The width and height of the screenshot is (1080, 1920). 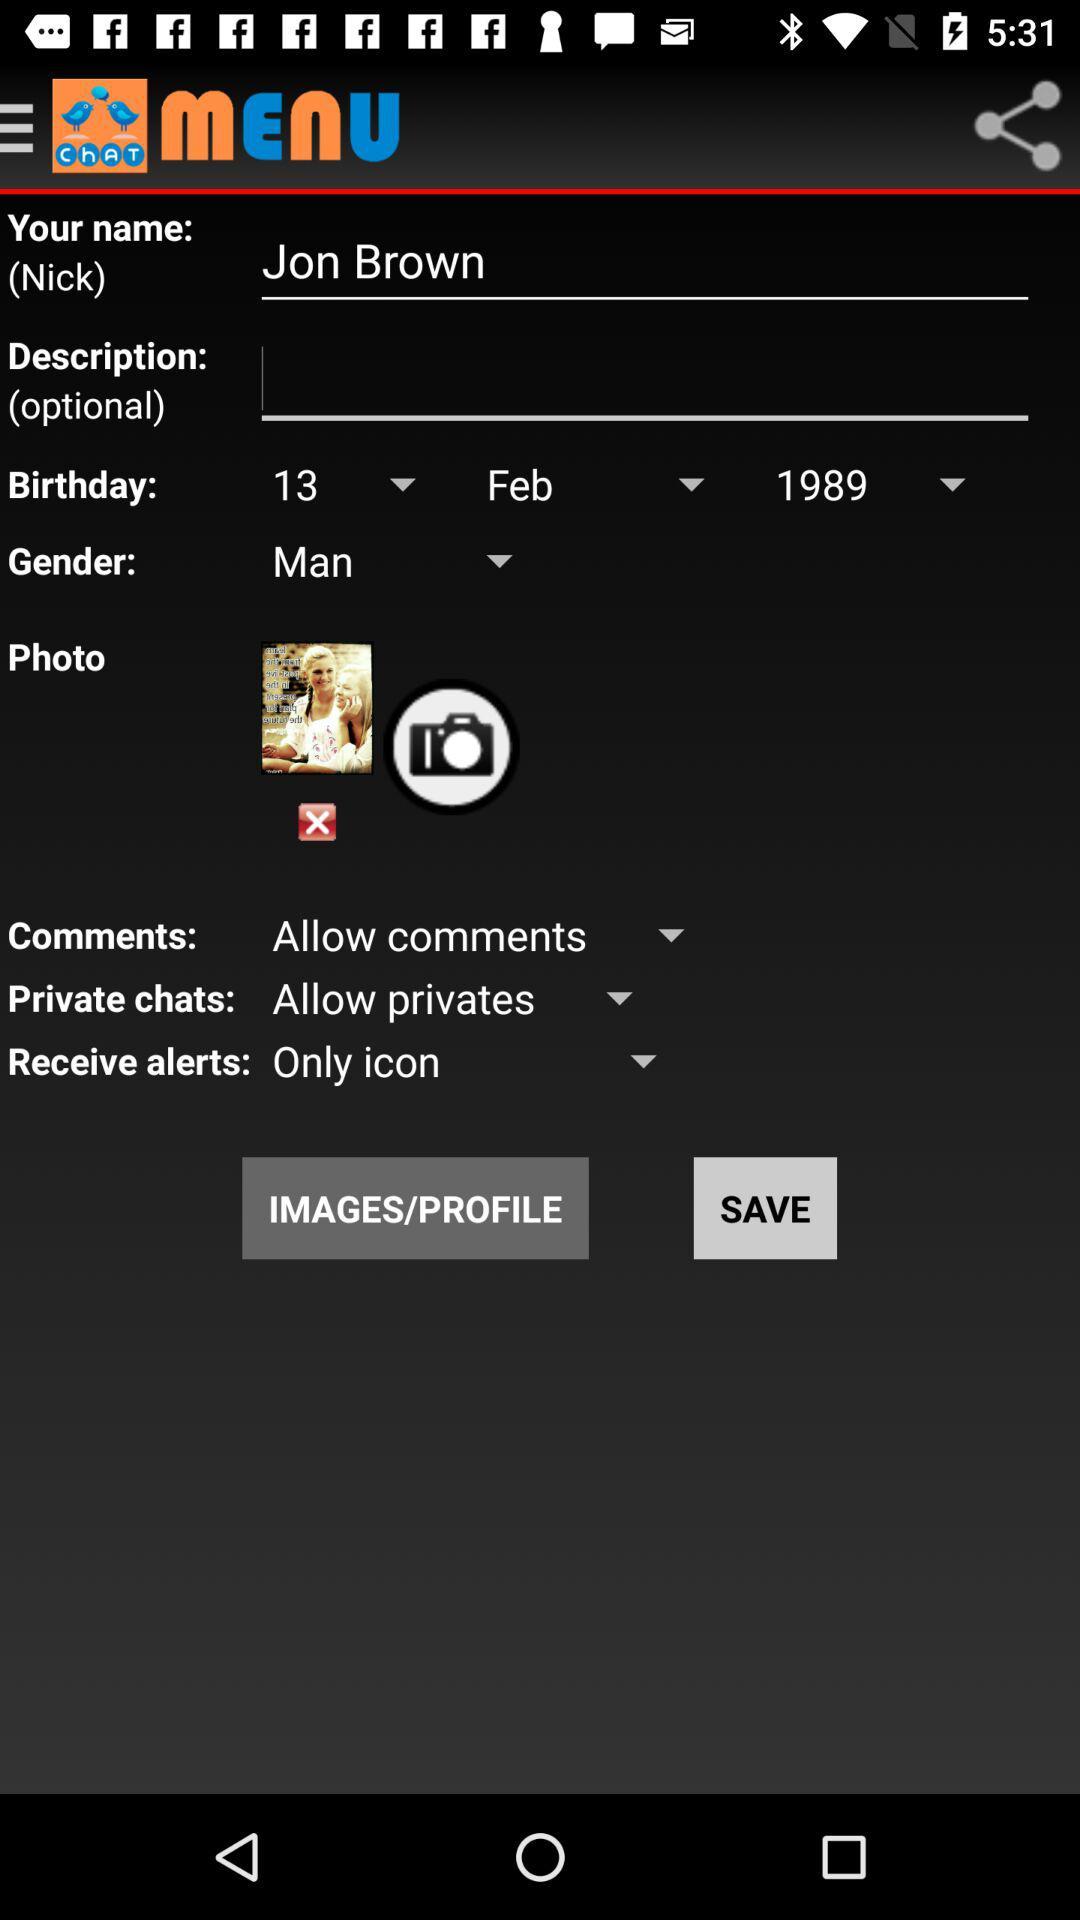 I want to click on menu pega, so click(x=26, y=124).